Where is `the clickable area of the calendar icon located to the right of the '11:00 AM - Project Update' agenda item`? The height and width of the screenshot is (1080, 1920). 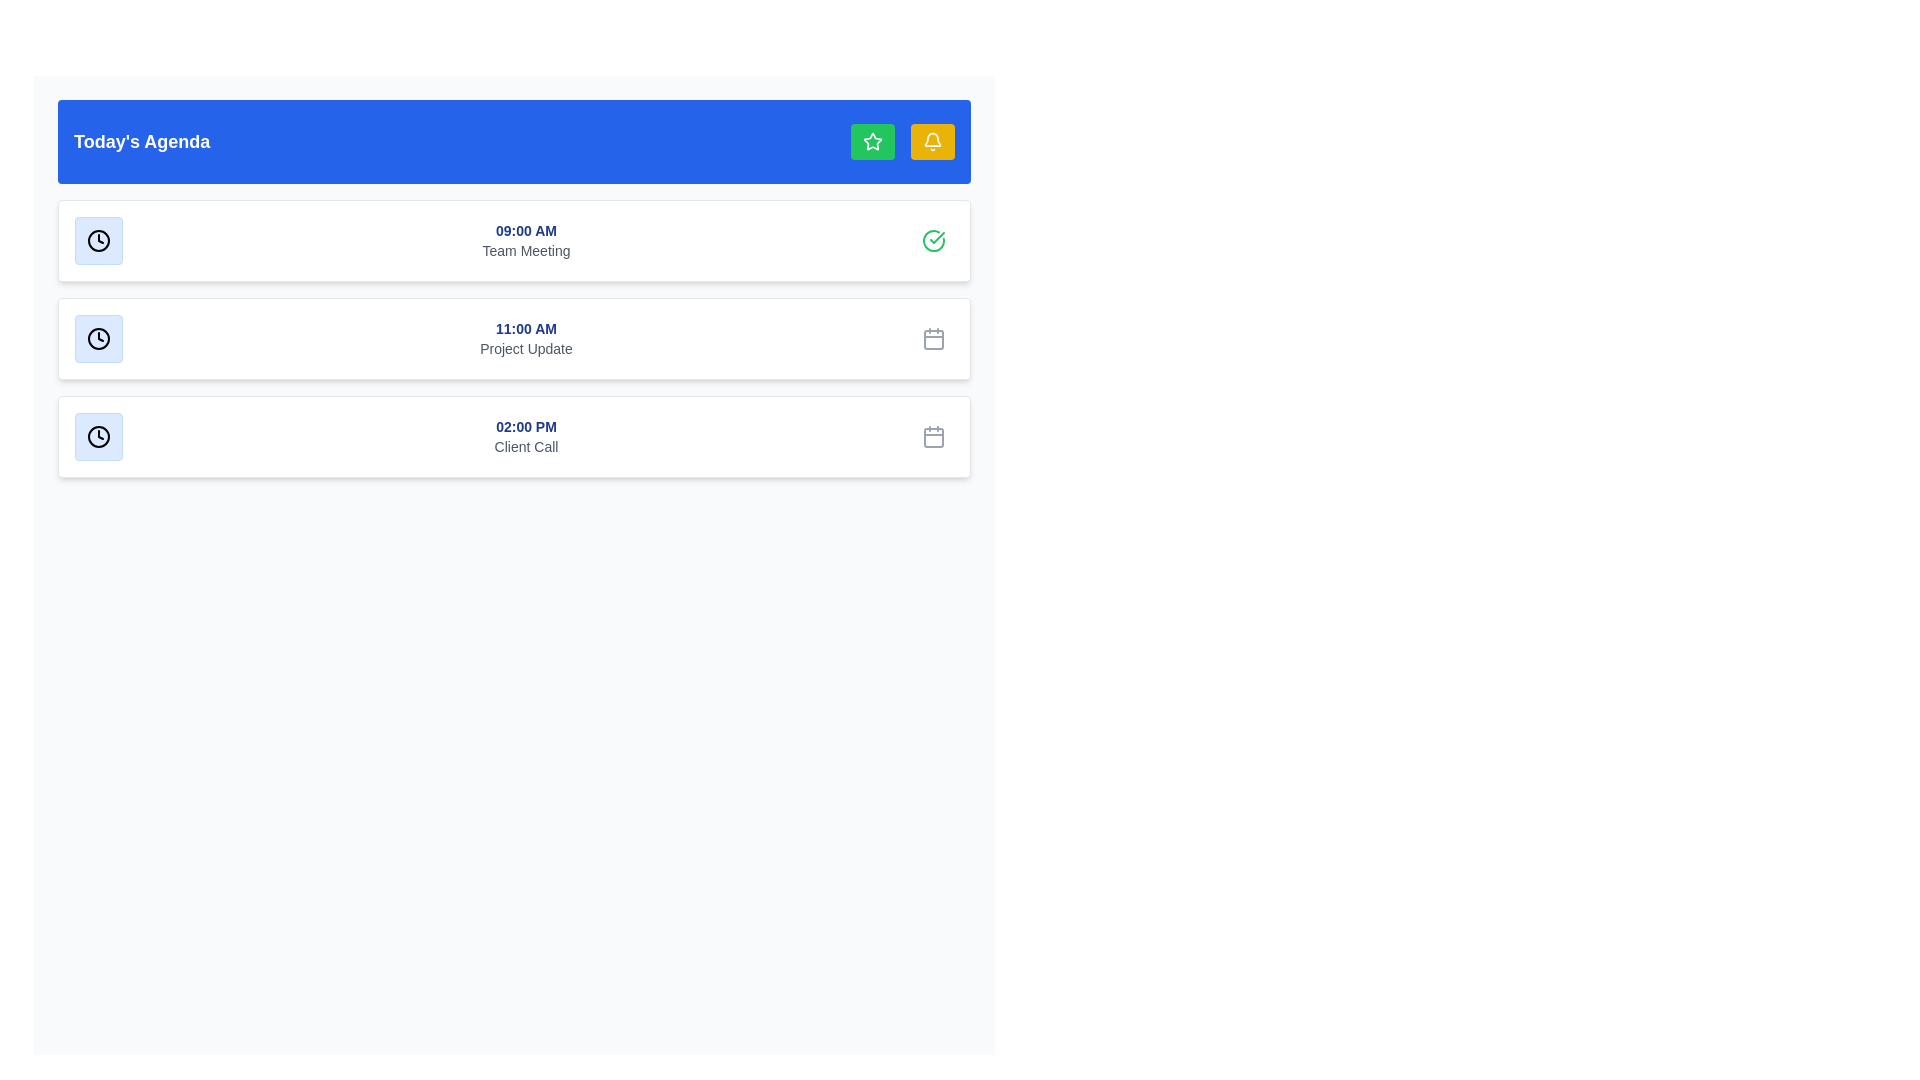 the clickable area of the calendar icon located to the right of the '11:00 AM - Project Update' agenda item is located at coordinates (933, 338).